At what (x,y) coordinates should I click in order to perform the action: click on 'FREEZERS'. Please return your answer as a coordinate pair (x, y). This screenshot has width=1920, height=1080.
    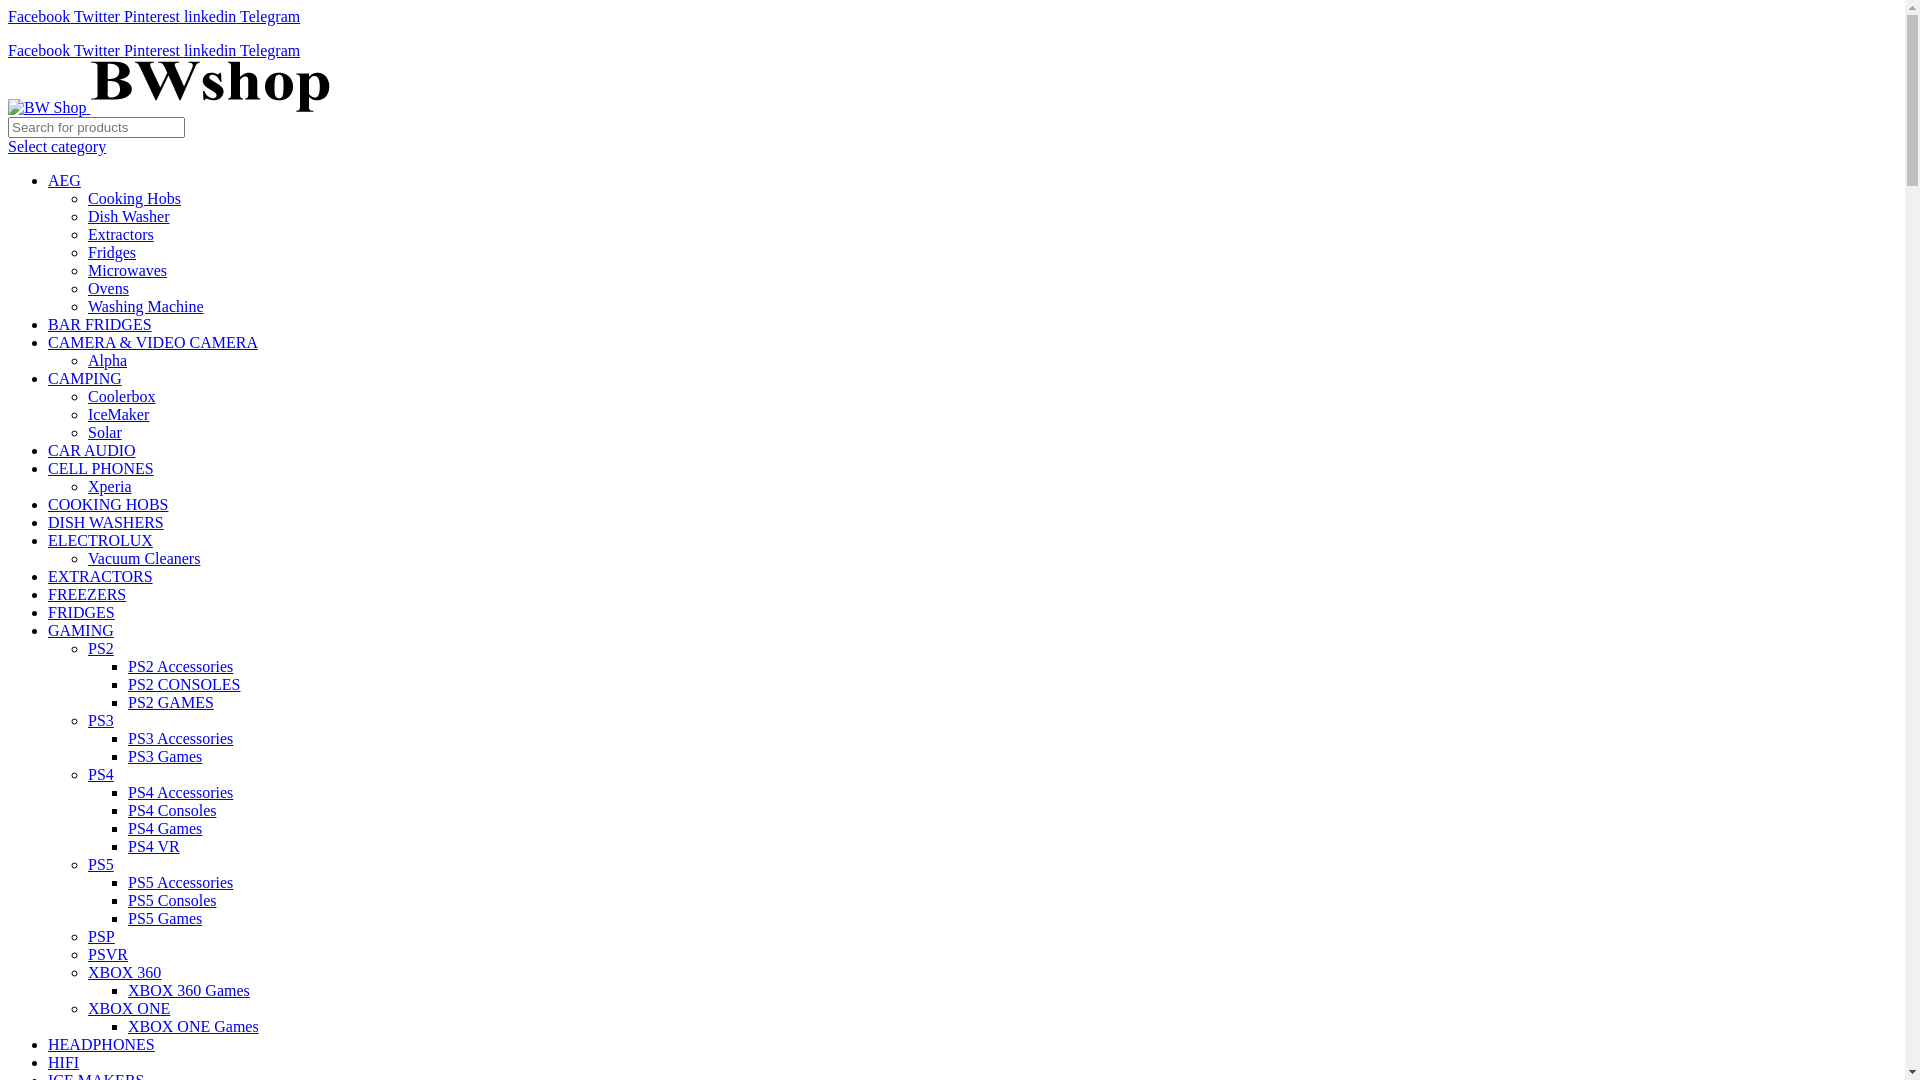
    Looking at the image, I should click on (48, 593).